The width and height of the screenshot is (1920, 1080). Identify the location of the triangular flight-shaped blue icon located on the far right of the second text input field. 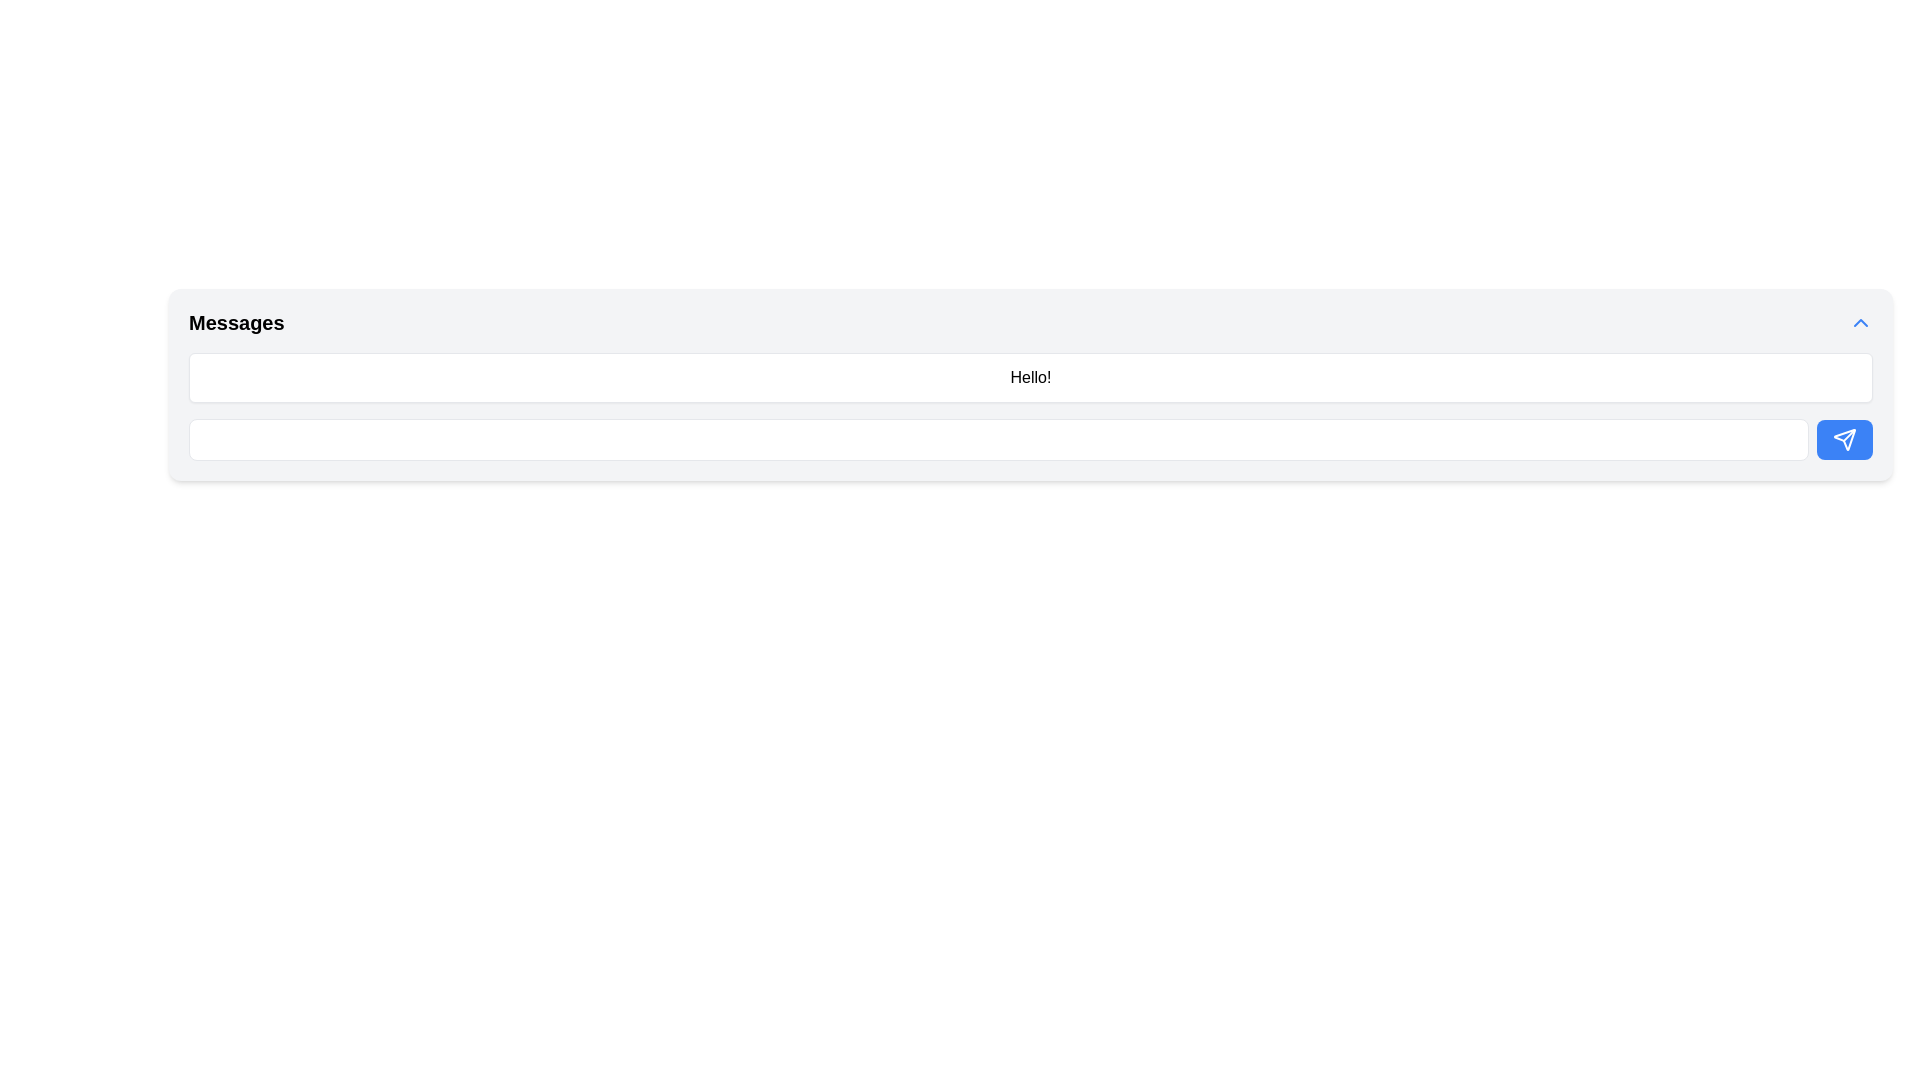
(1843, 438).